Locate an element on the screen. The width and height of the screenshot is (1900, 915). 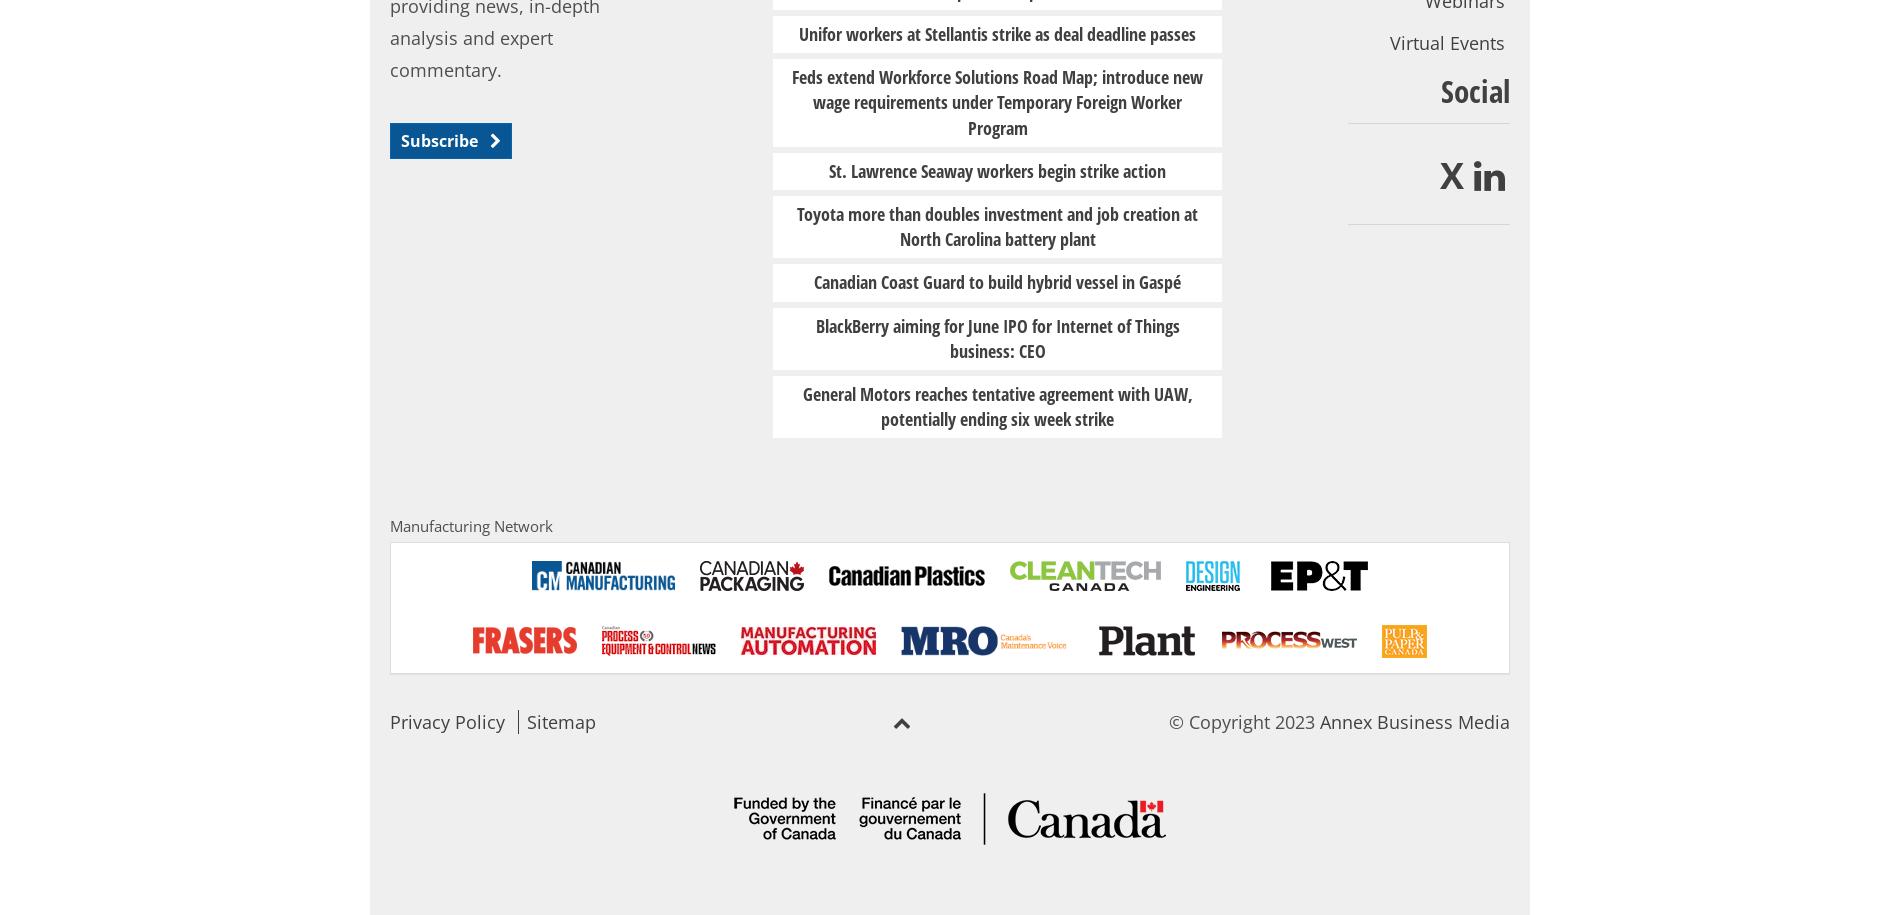
'Manufacturing Network' is located at coordinates (470, 526).